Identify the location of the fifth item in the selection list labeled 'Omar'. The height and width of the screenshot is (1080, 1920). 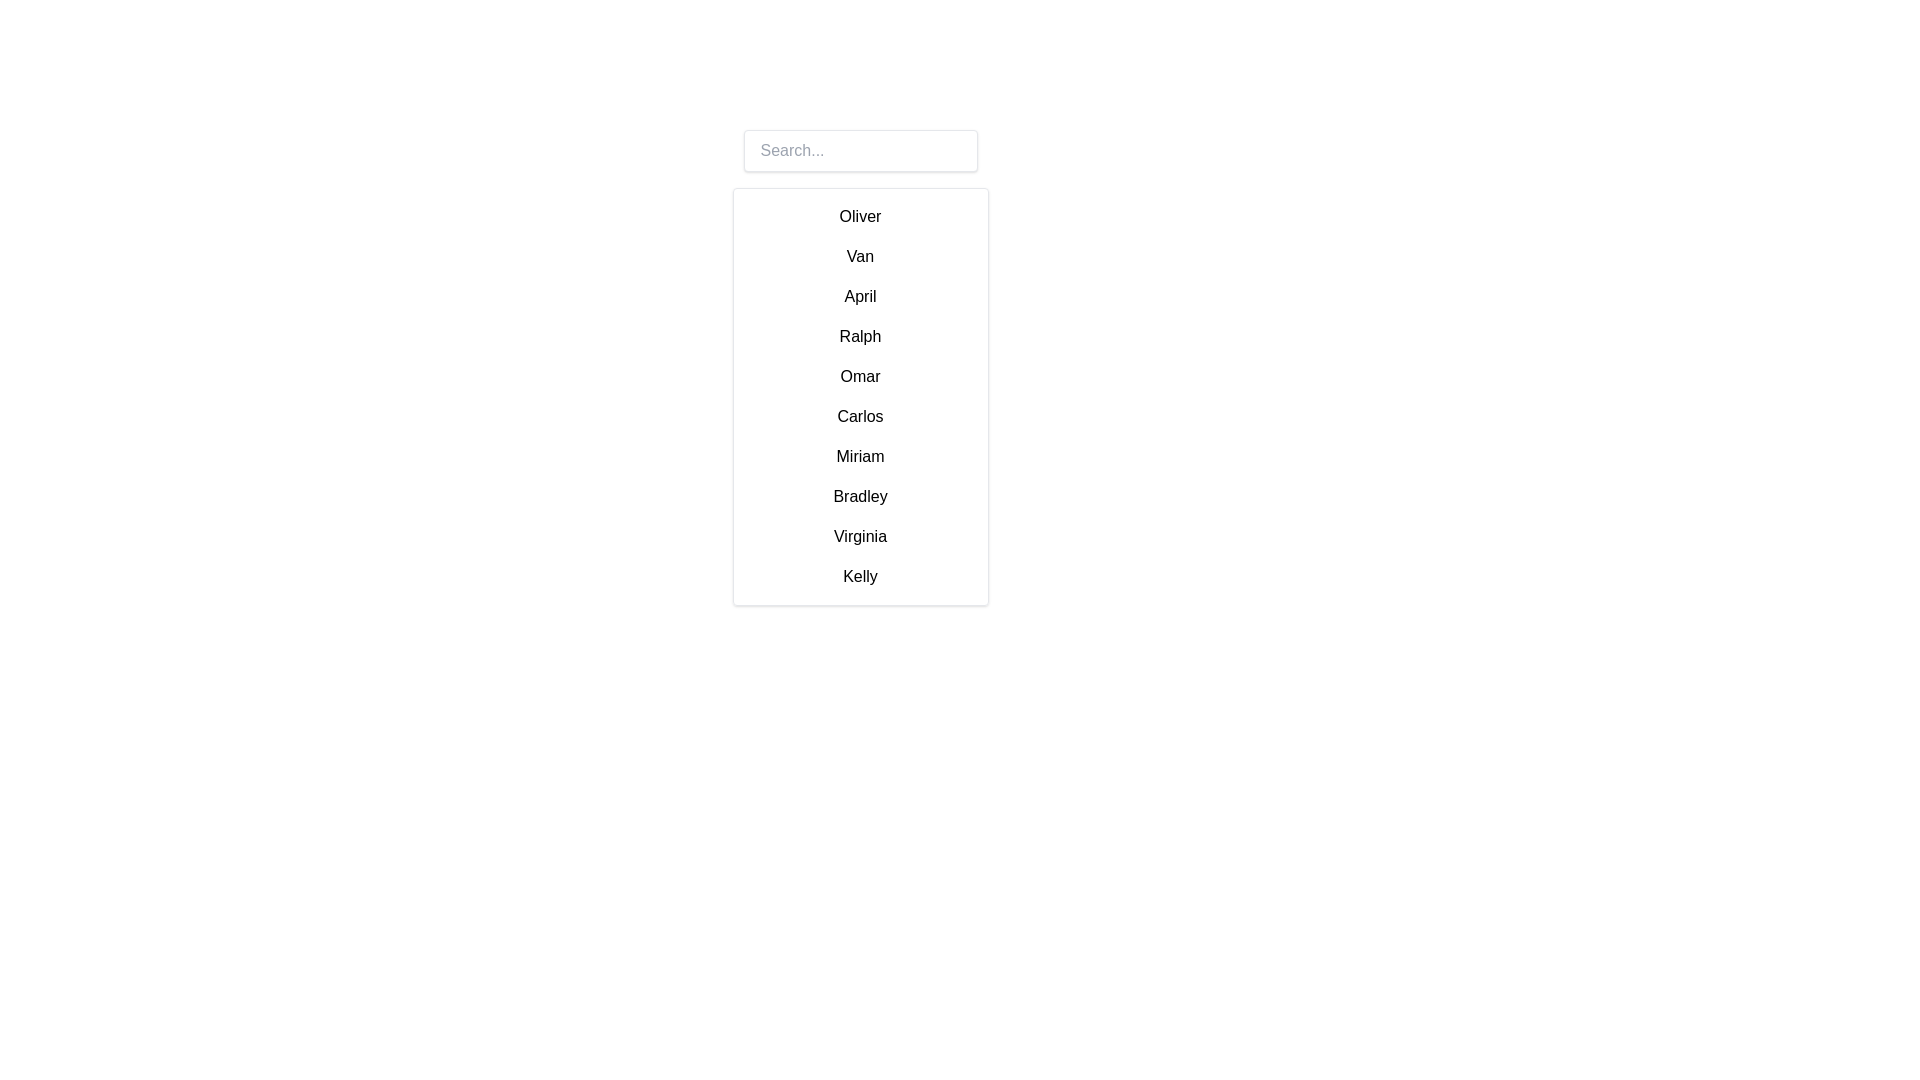
(860, 377).